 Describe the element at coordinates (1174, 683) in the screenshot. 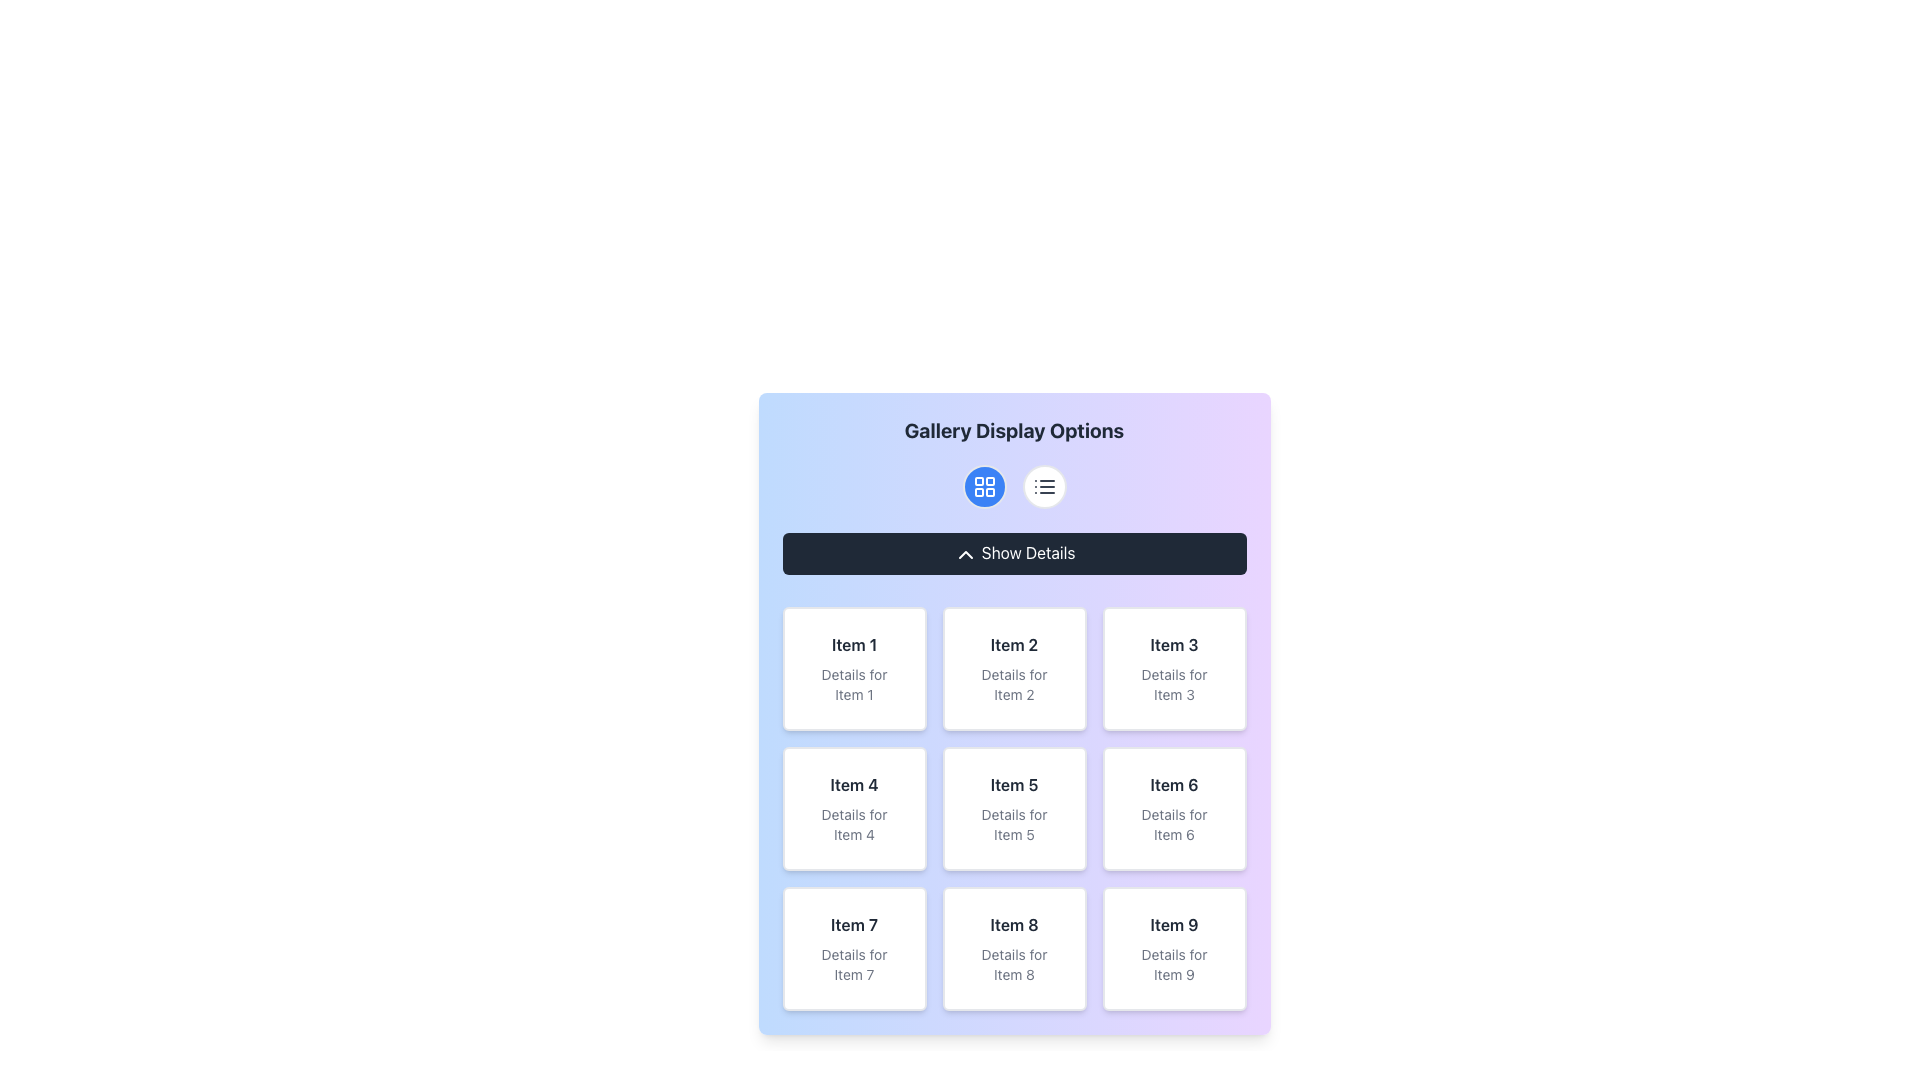

I see `descriptive text element located directly below 'Item 3' in the third card of the third column in a 3x3 grid` at that location.